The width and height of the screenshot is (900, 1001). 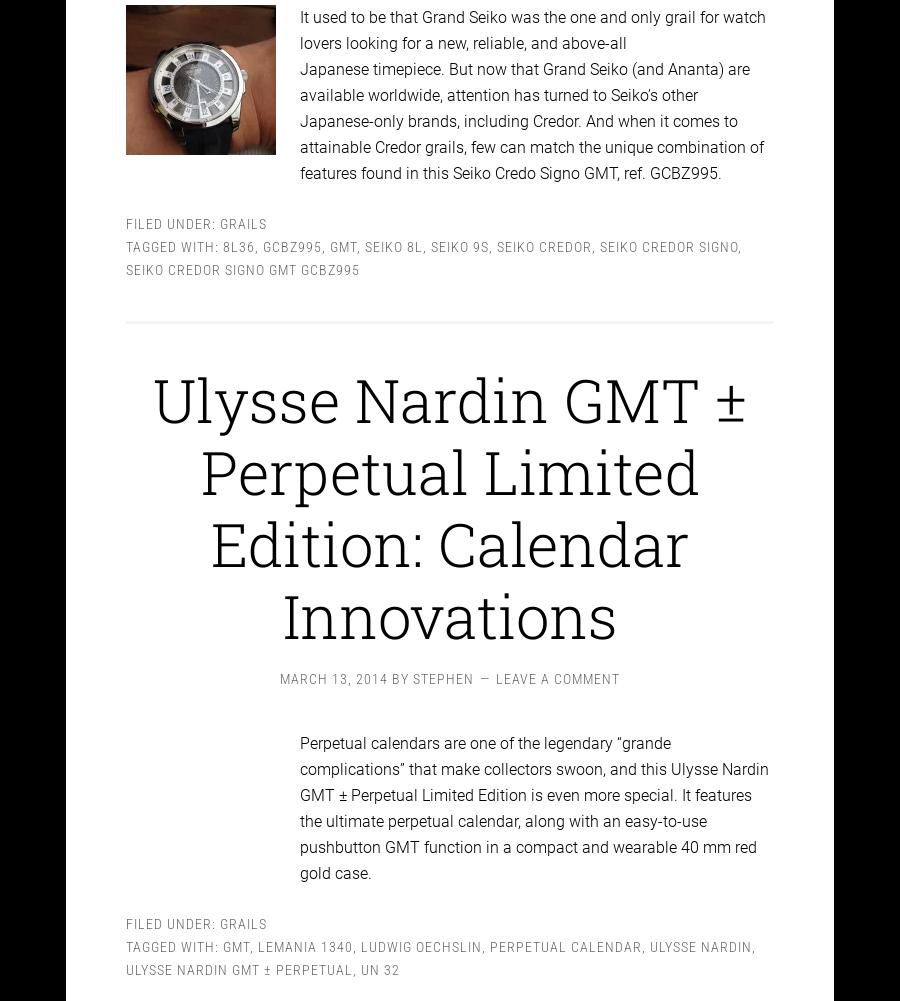 What do you see at coordinates (291, 228) in the screenshot?
I see `'GCBZ995'` at bounding box center [291, 228].